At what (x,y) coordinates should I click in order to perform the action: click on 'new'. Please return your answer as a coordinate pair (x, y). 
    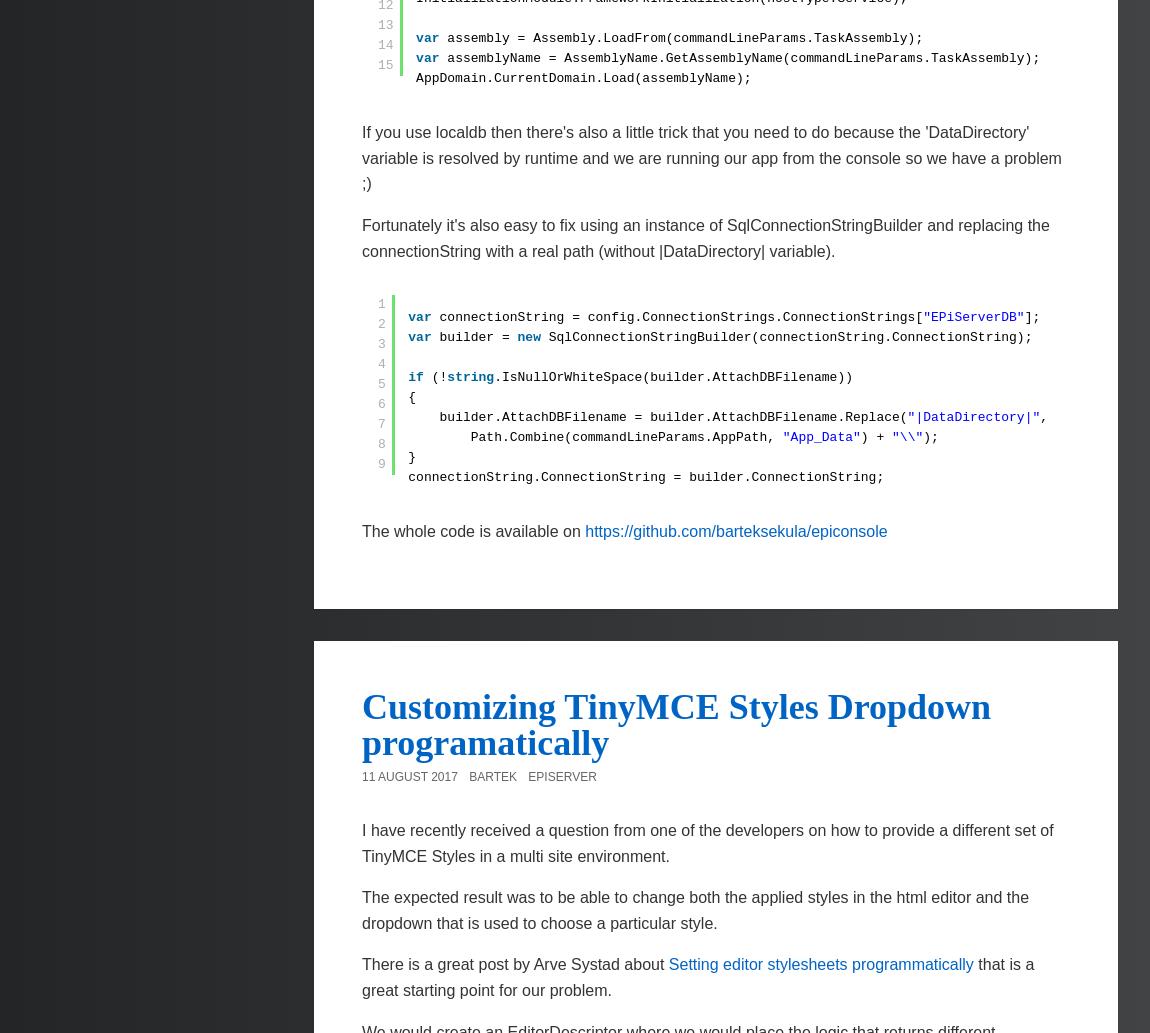
    Looking at the image, I should click on (528, 336).